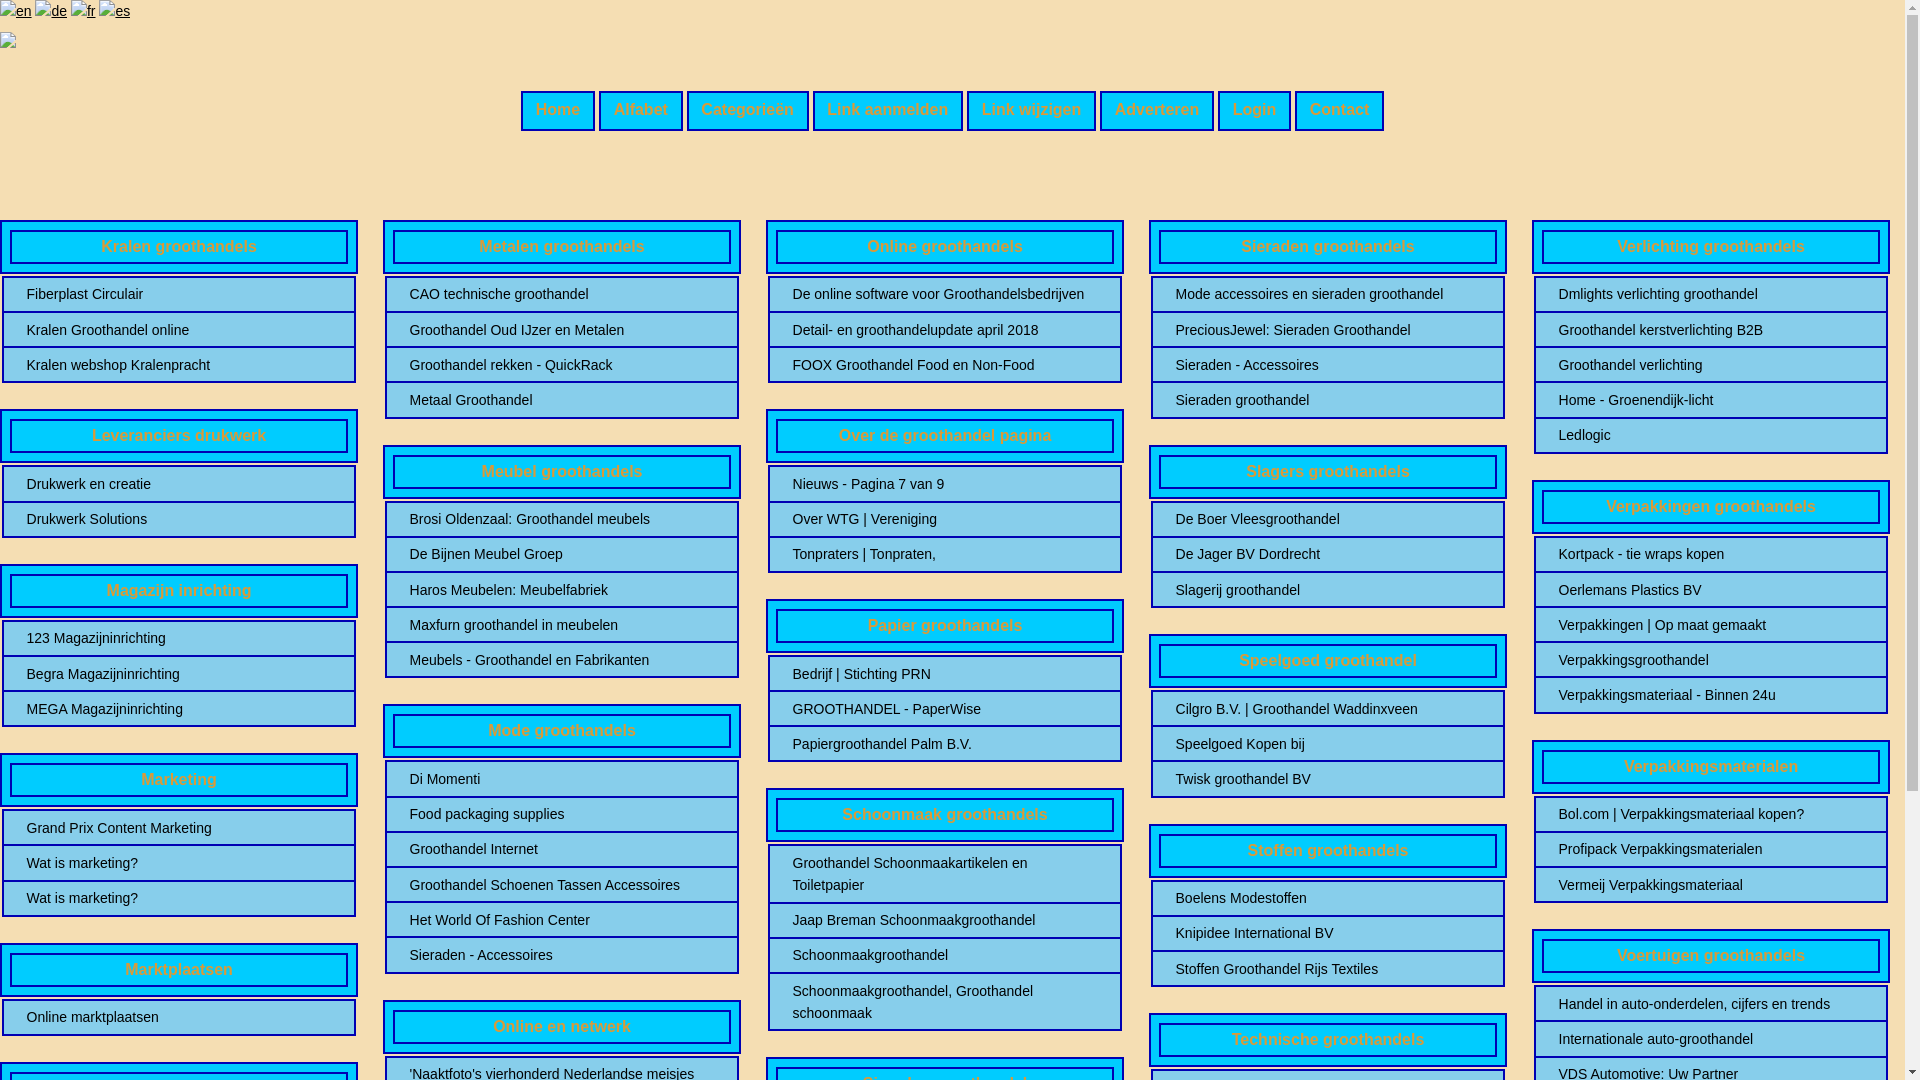 This screenshot has width=1920, height=1080. I want to click on 'Login', so click(1253, 111).